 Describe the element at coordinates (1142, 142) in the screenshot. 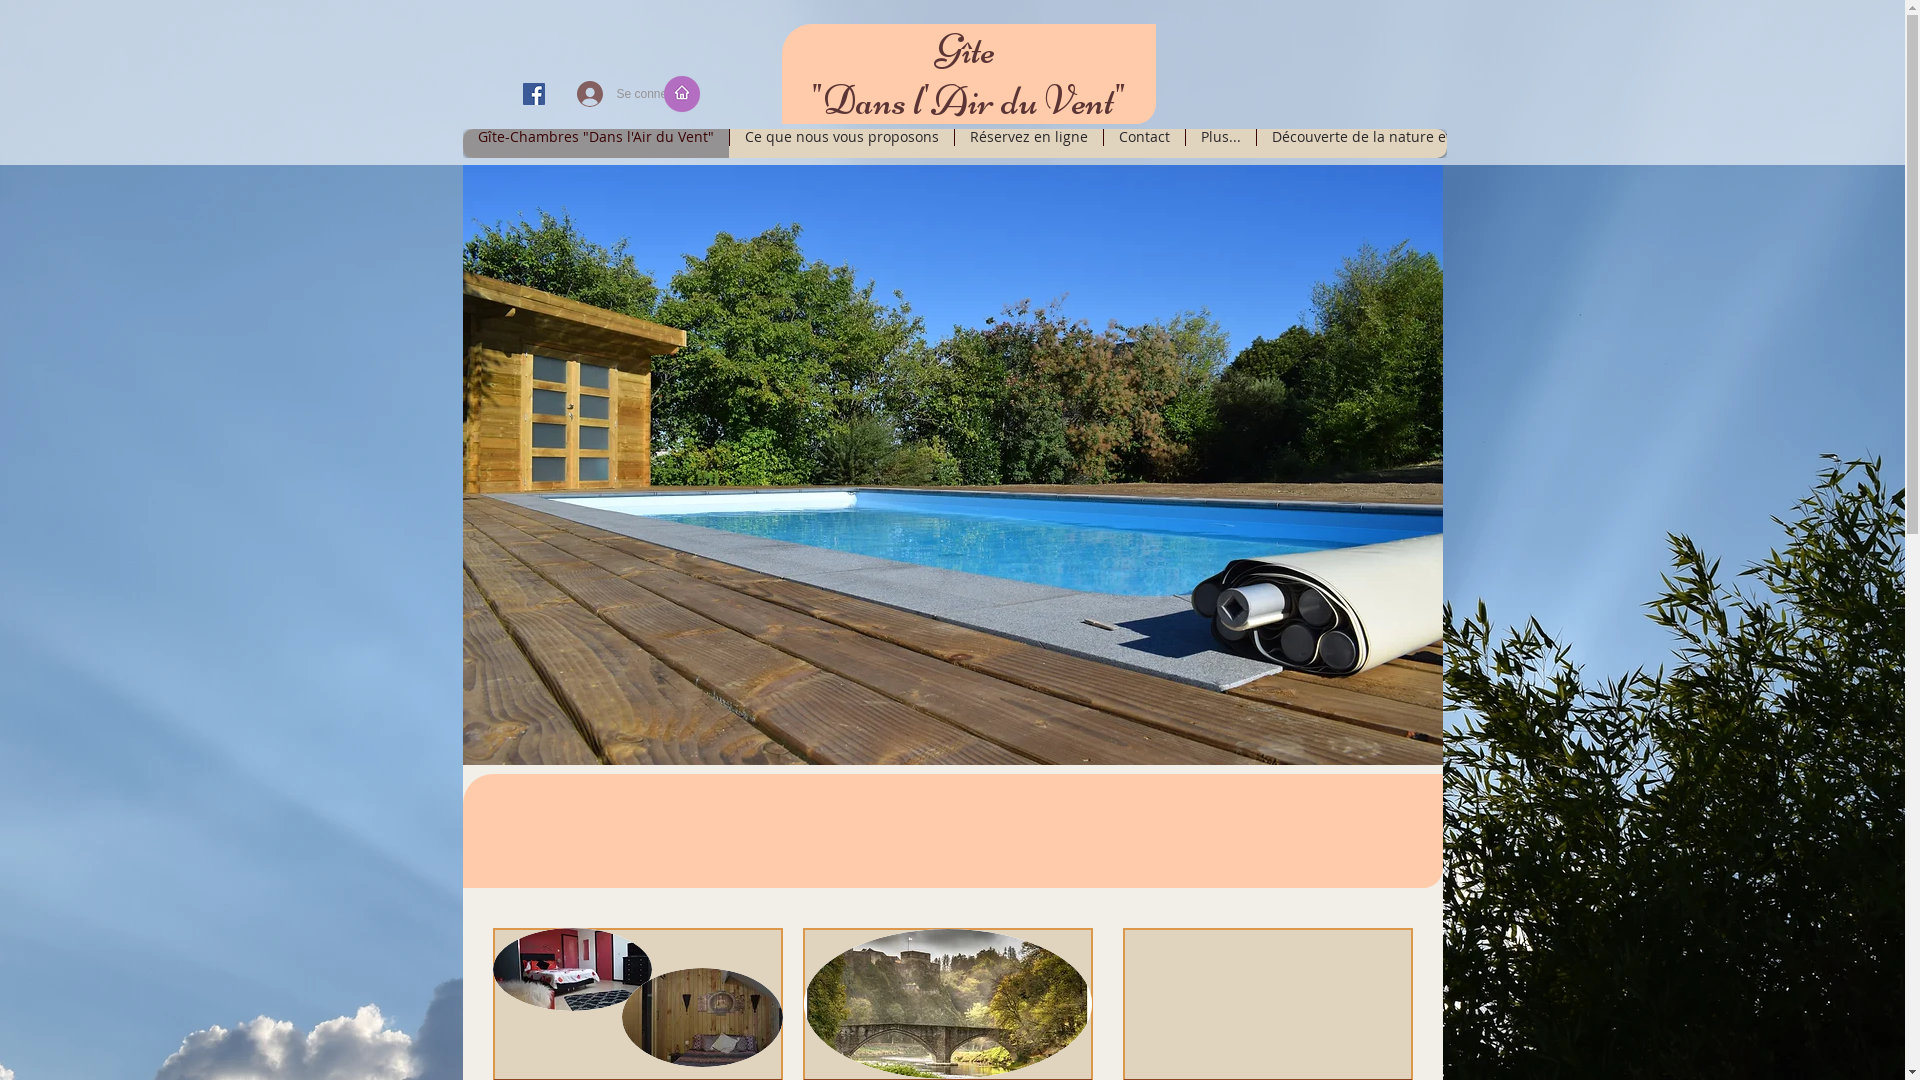

I see `'Contact'` at that location.